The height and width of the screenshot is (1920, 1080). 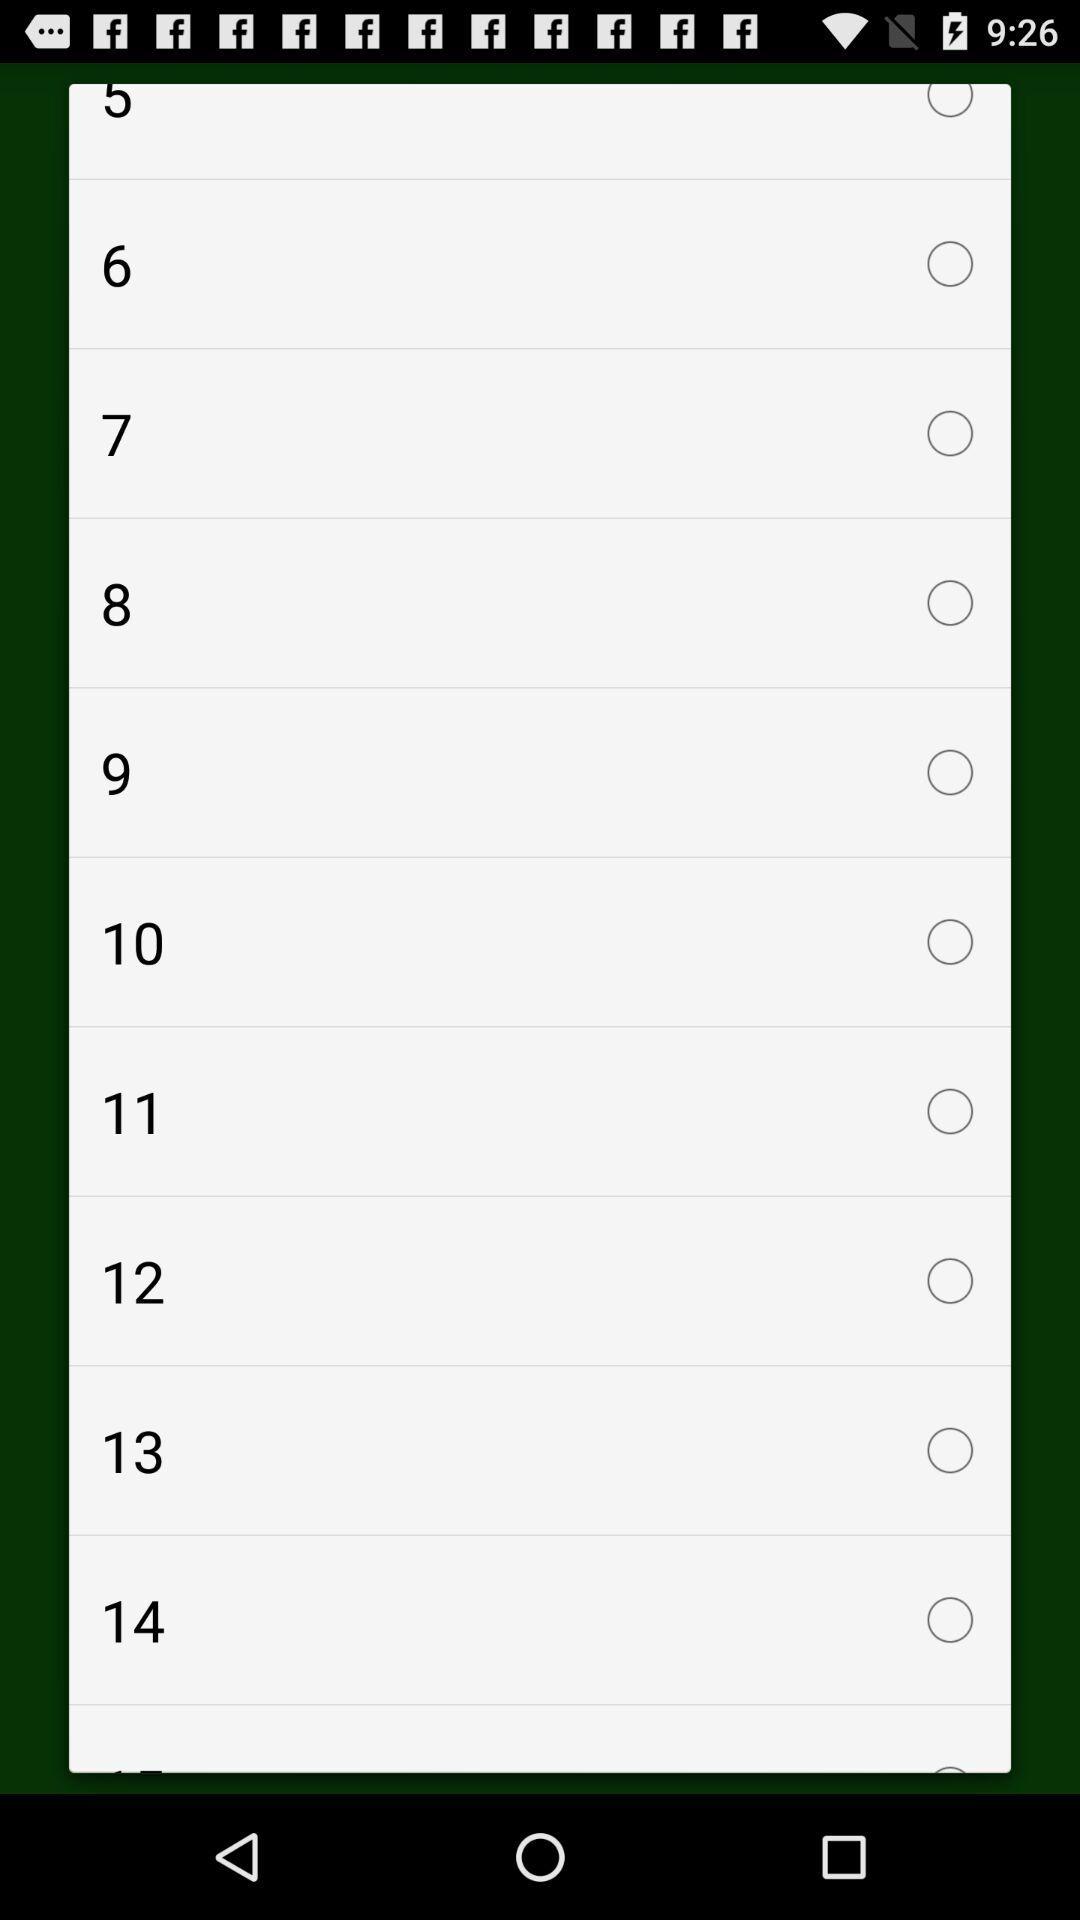 What do you see at coordinates (540, 432) in the screenshot?
I see `the 7 item` at bounding box center [540, 432].